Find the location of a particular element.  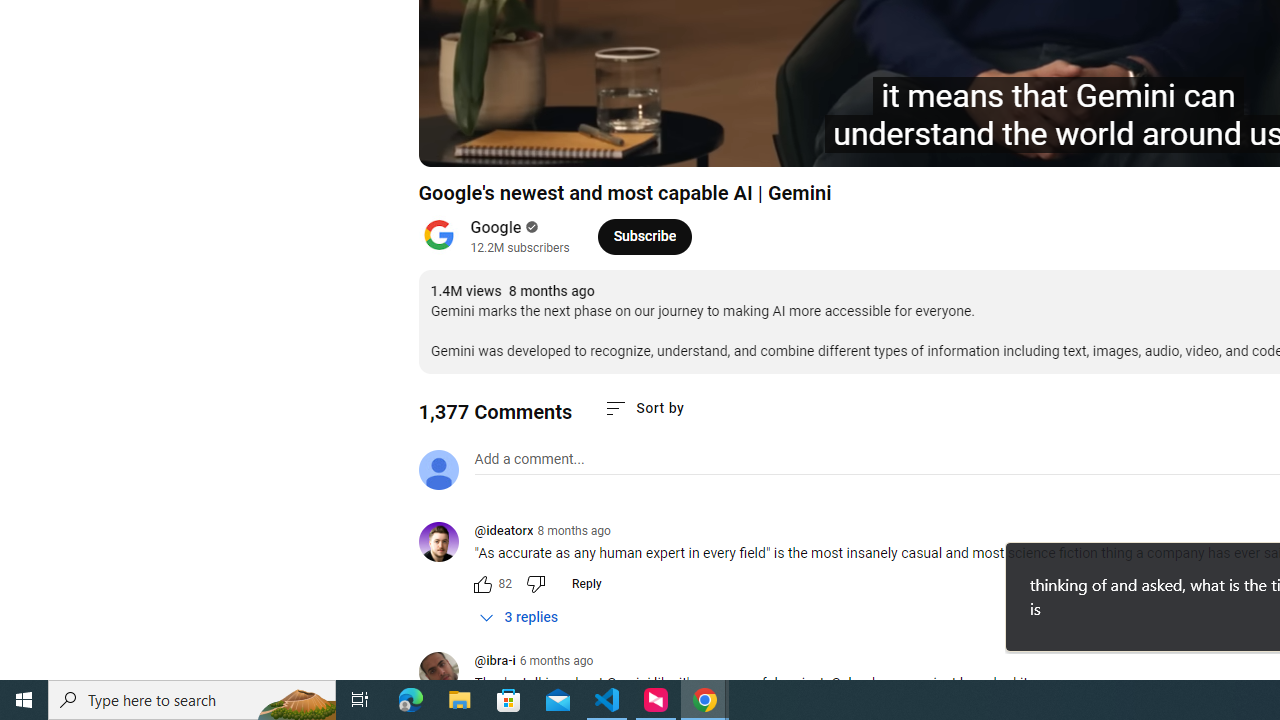

'AutomationID: simplebox-placeholder' is located at coordinates (529, 459).